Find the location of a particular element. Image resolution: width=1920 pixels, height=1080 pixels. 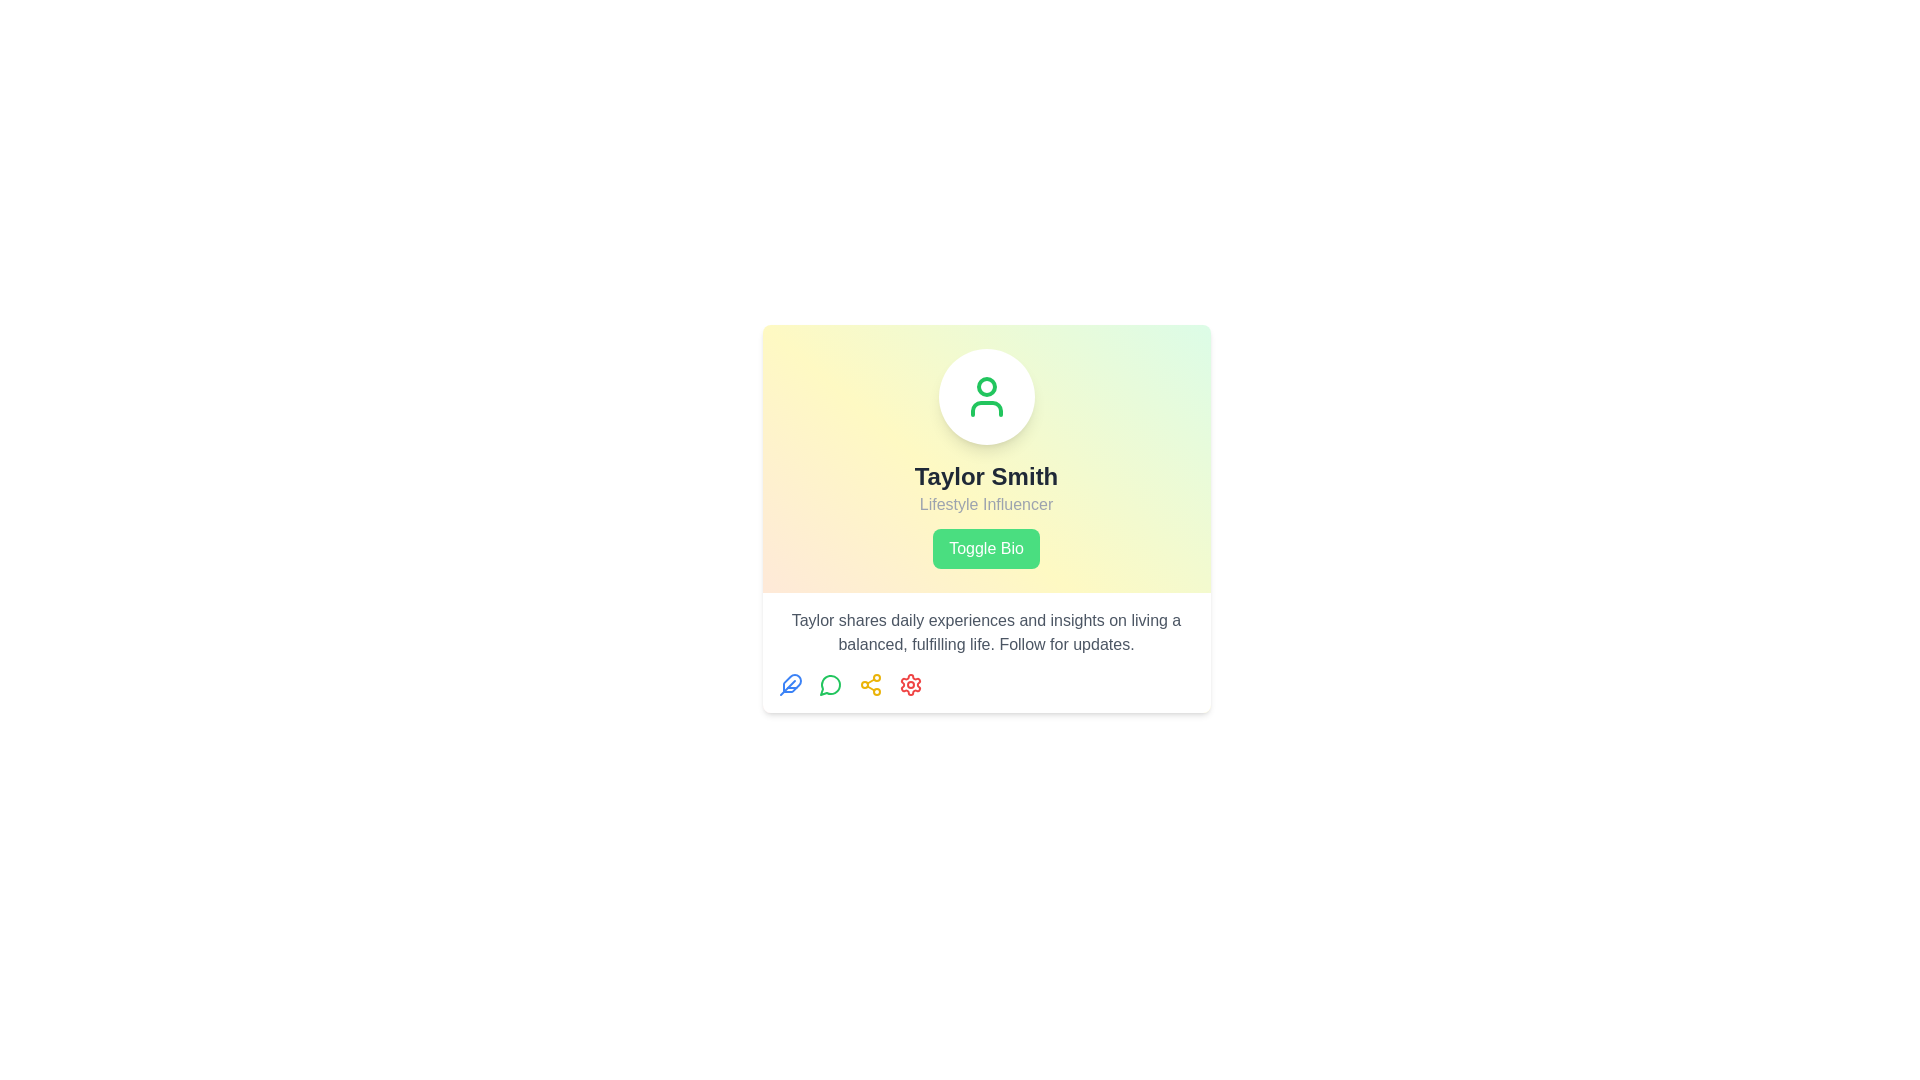

the circular chat bubble icon with a green stroke, which is the third icon among four located at the bottom of the user information card is located at coordinates (830, 684).